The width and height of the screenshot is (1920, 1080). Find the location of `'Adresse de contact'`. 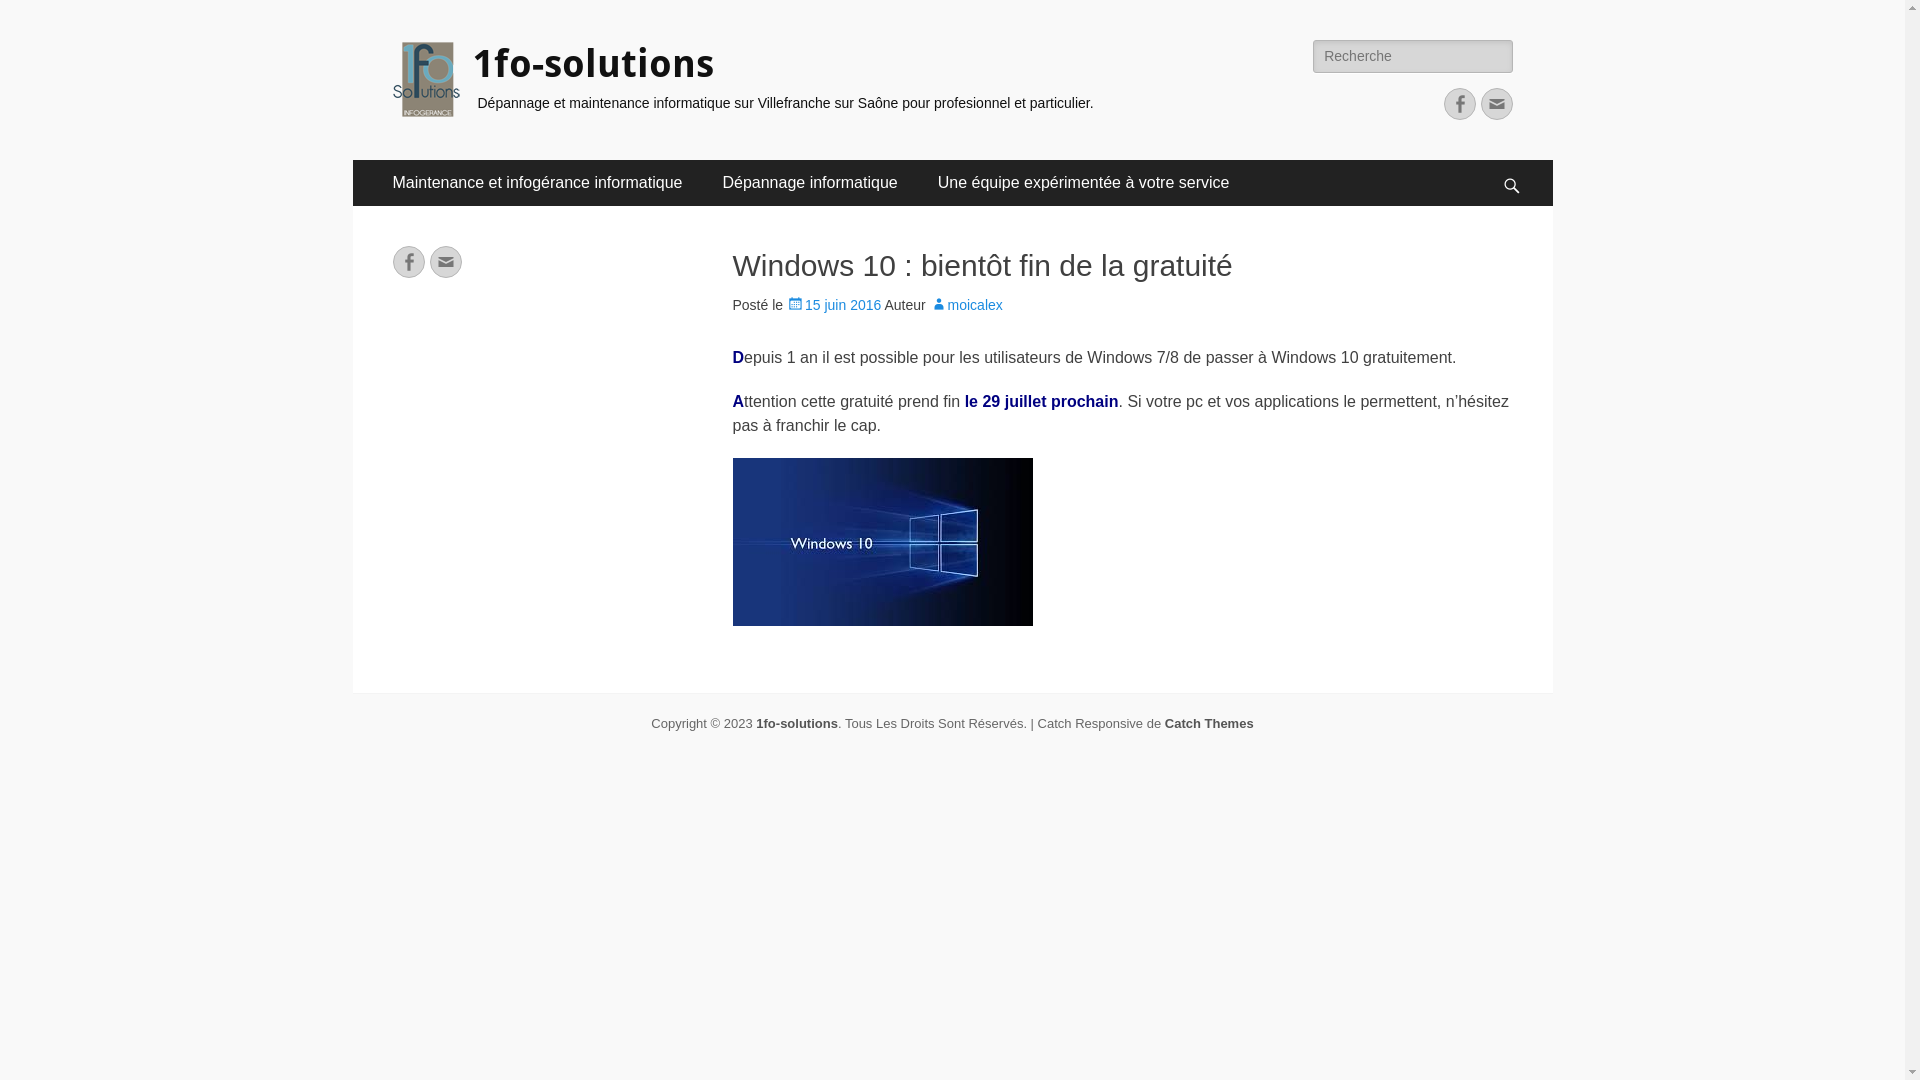

'Adresse de contact' is located at coordinates (429, 261).